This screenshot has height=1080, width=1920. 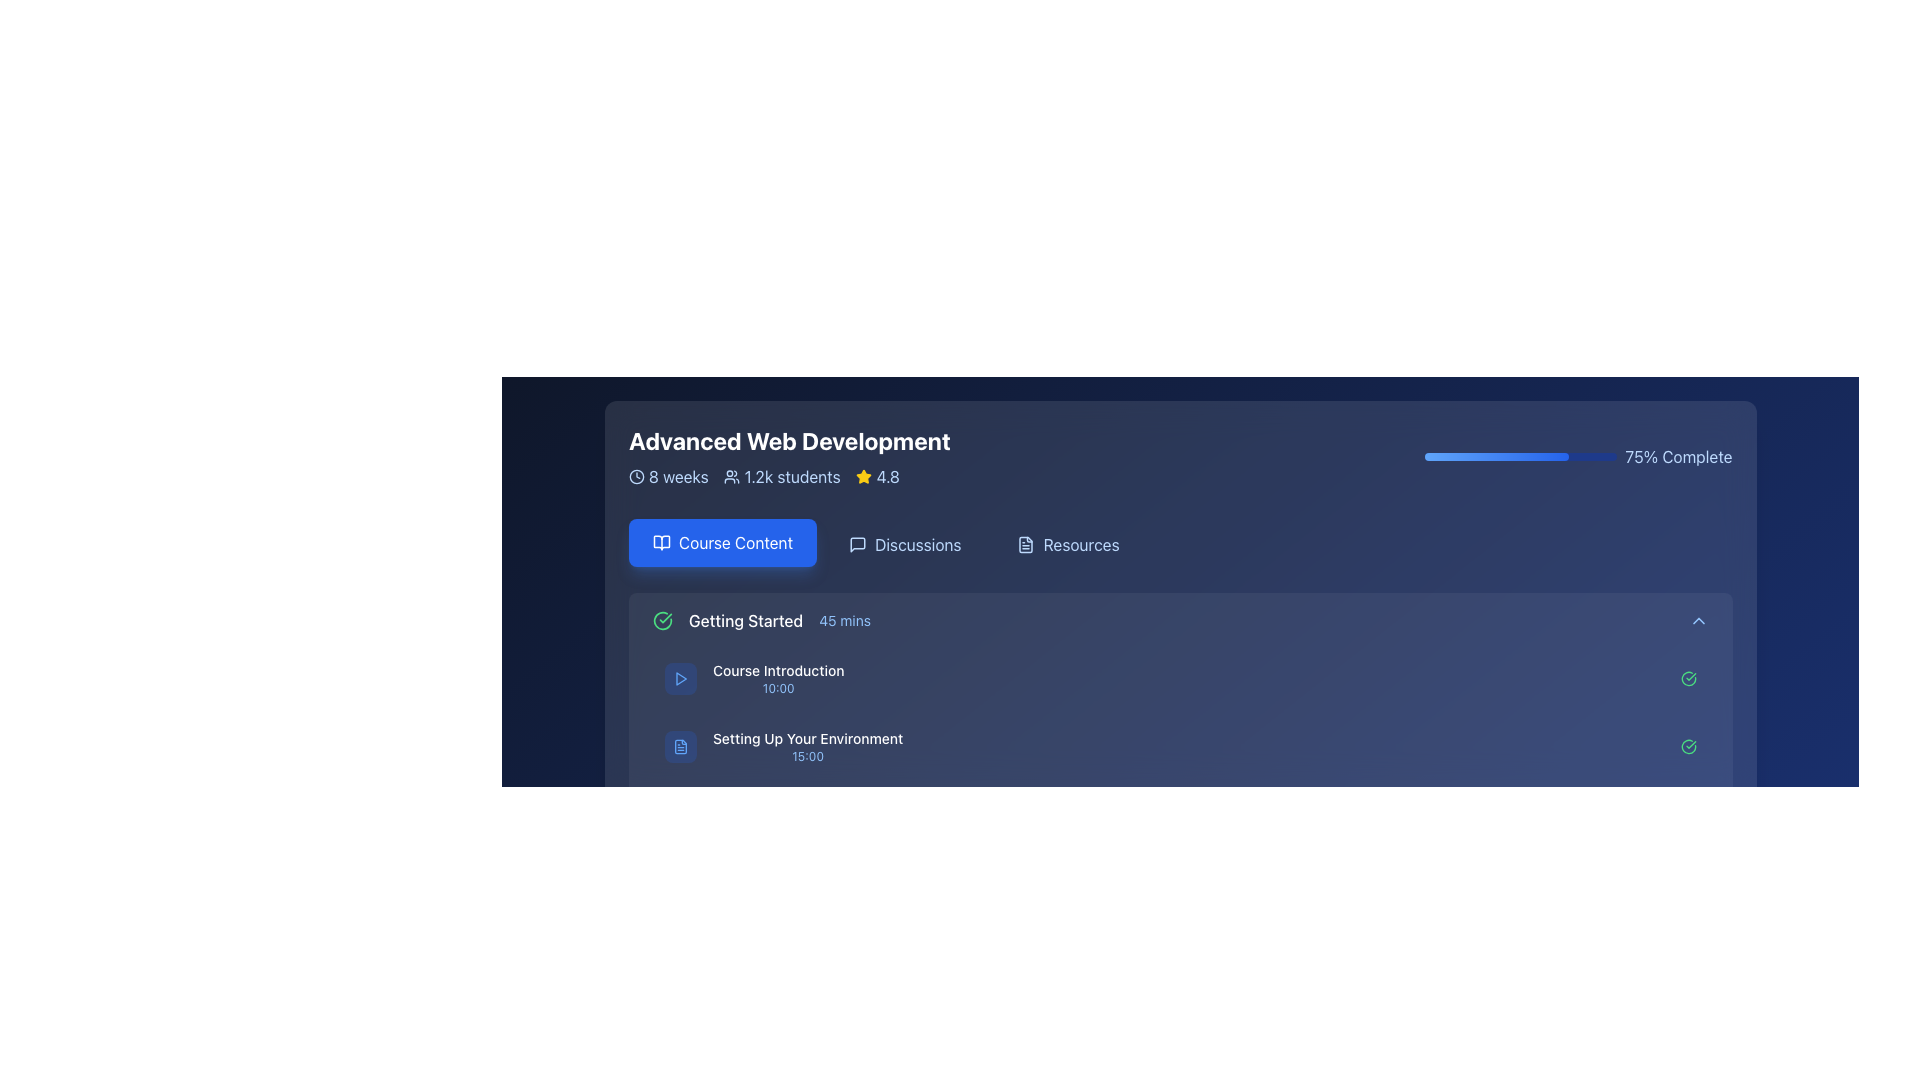 What do you see at coordinates (721, 543) in the screenshot?
I see `the navigation button that leads to the course content section for keyboard interaction` at bounding box center [721, 543].